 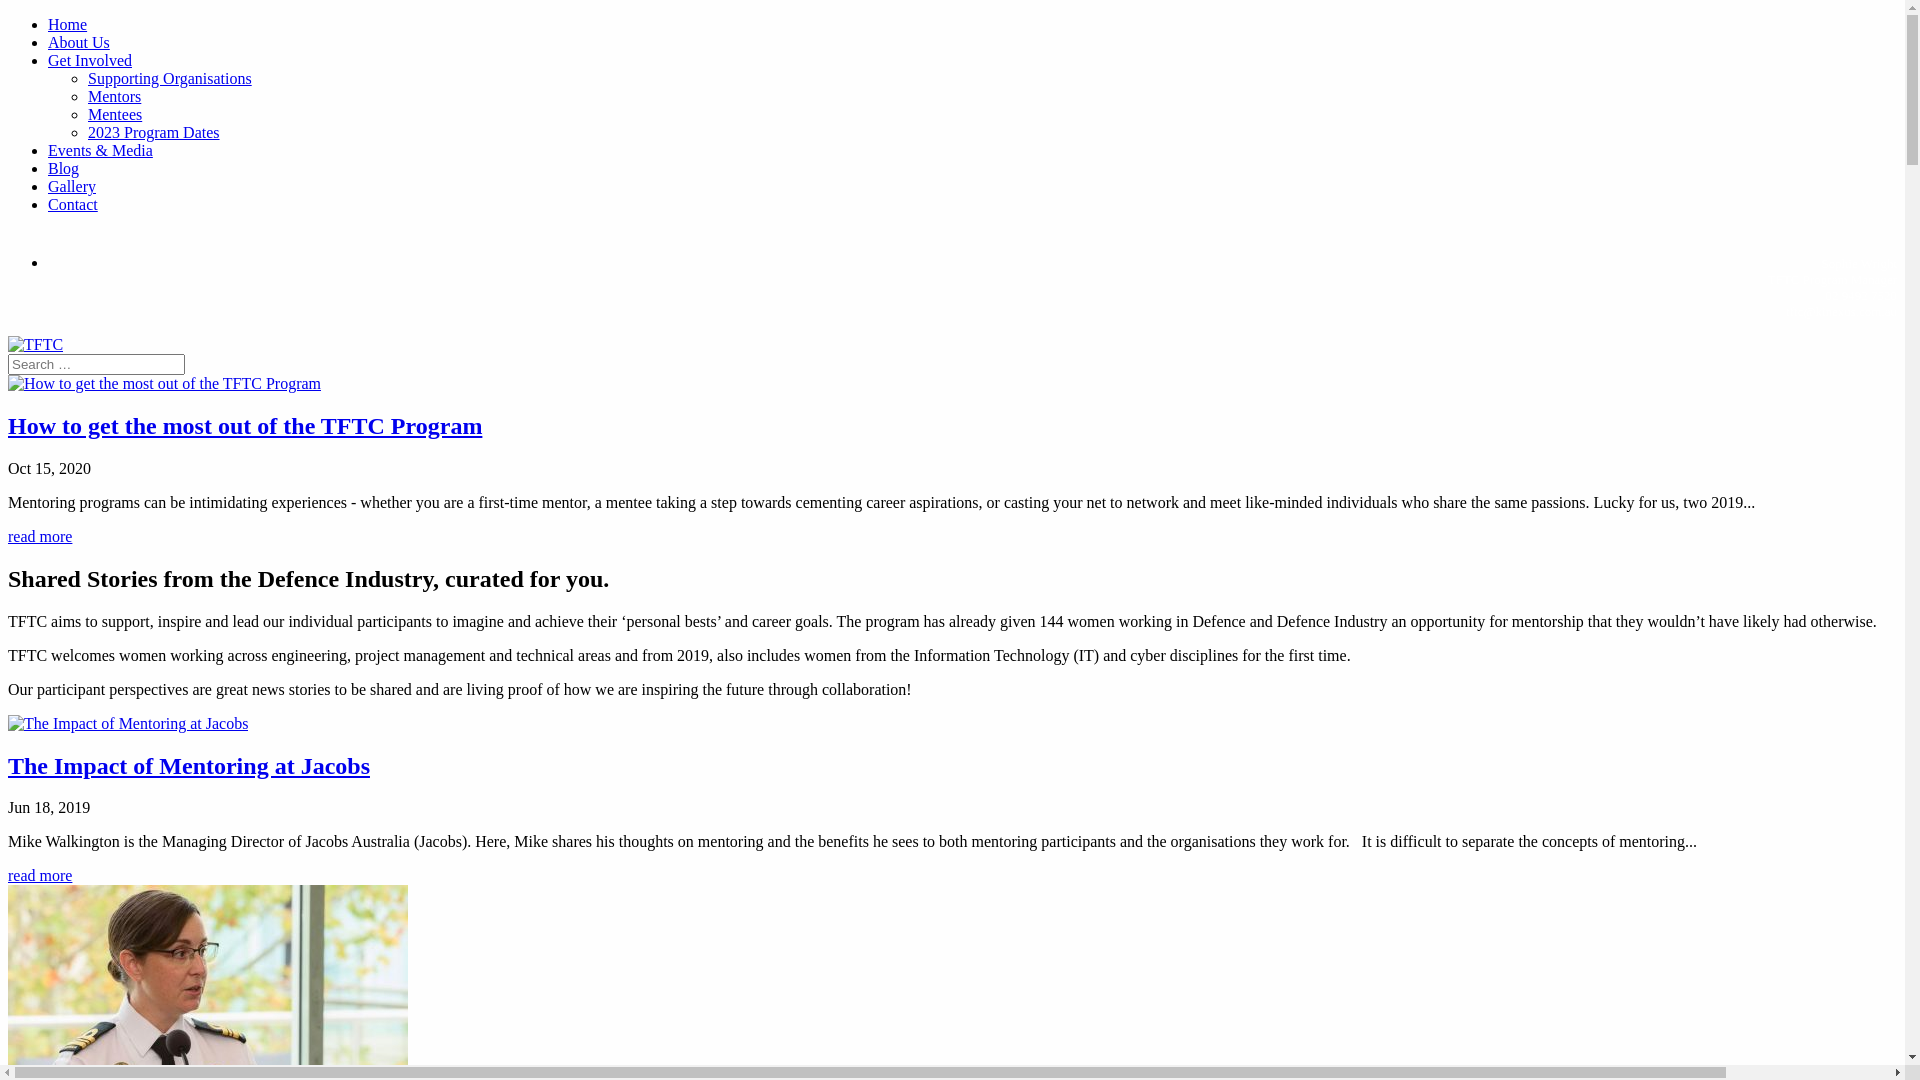 I want to click on 'Supporting Organisations', so click(x=169, y=77).